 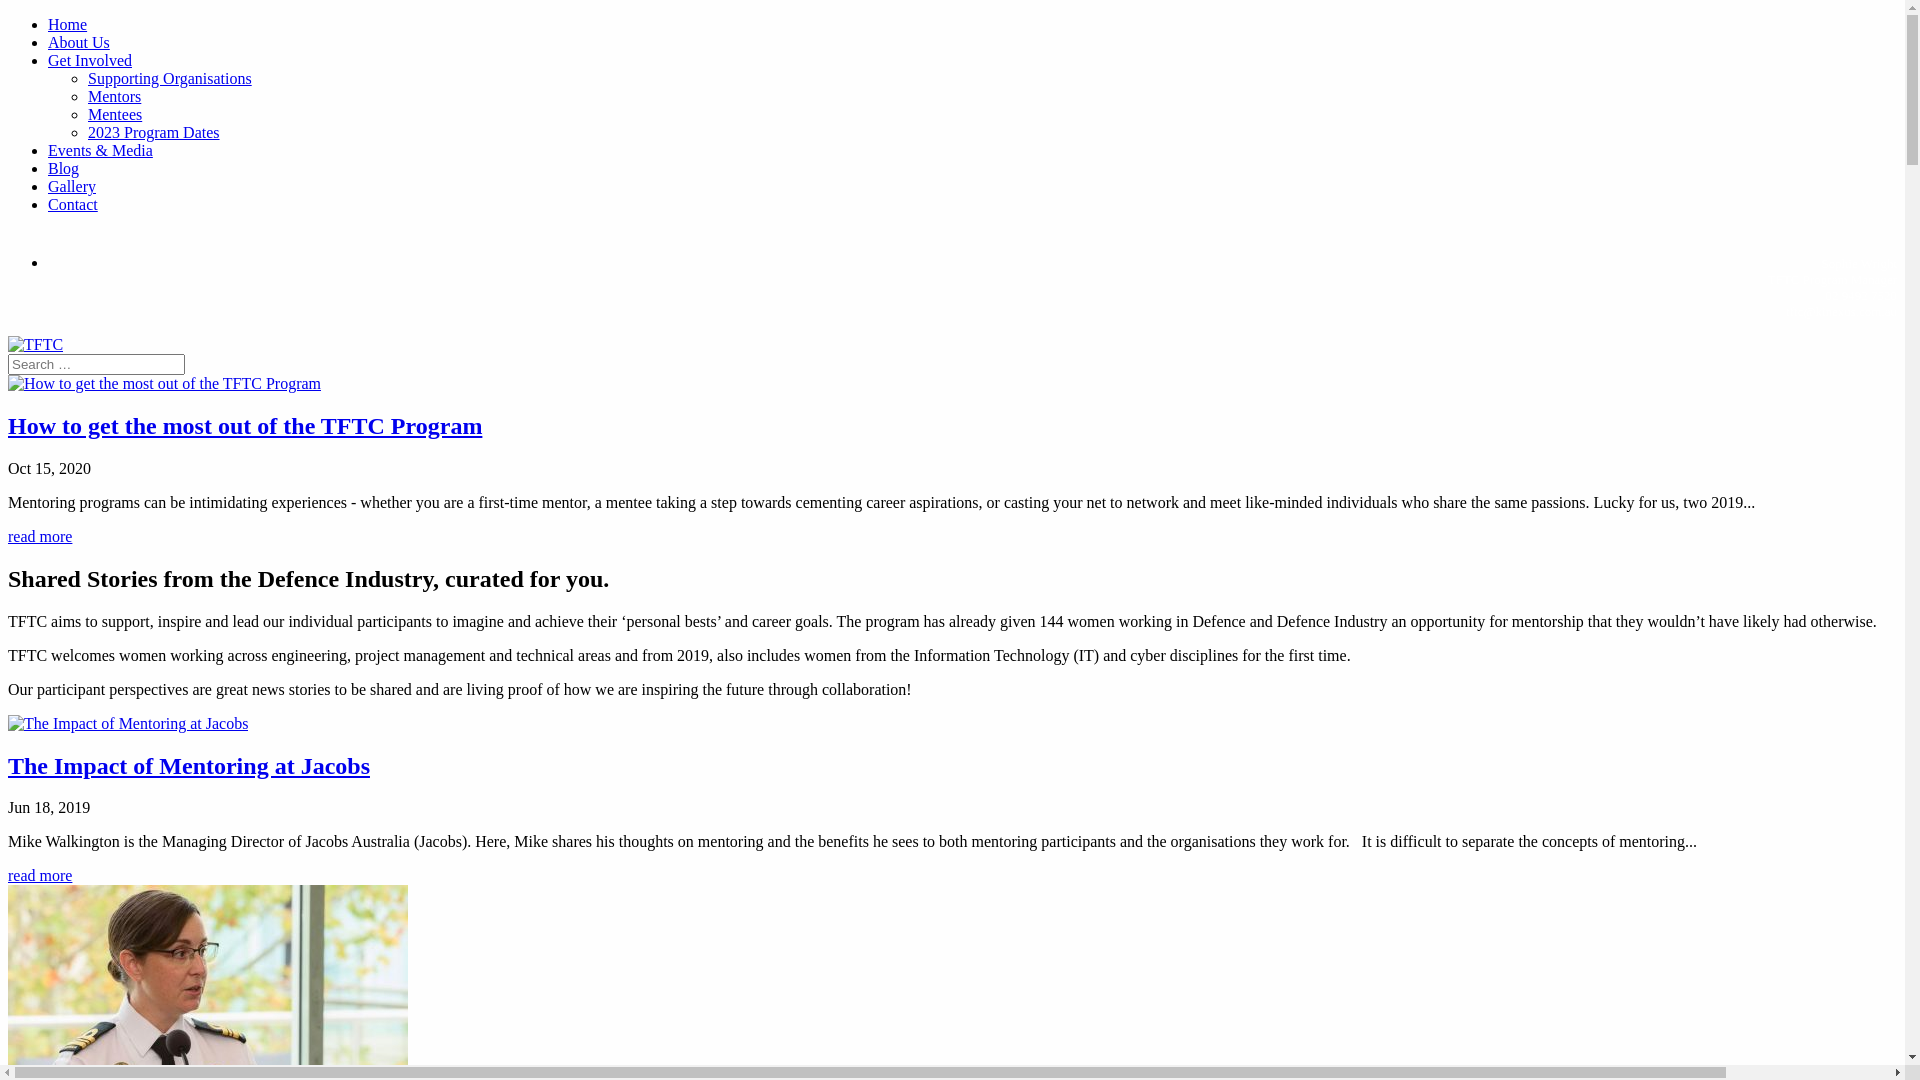 I want to click on 'Supporting Organisations', so click(x=169, y=77).